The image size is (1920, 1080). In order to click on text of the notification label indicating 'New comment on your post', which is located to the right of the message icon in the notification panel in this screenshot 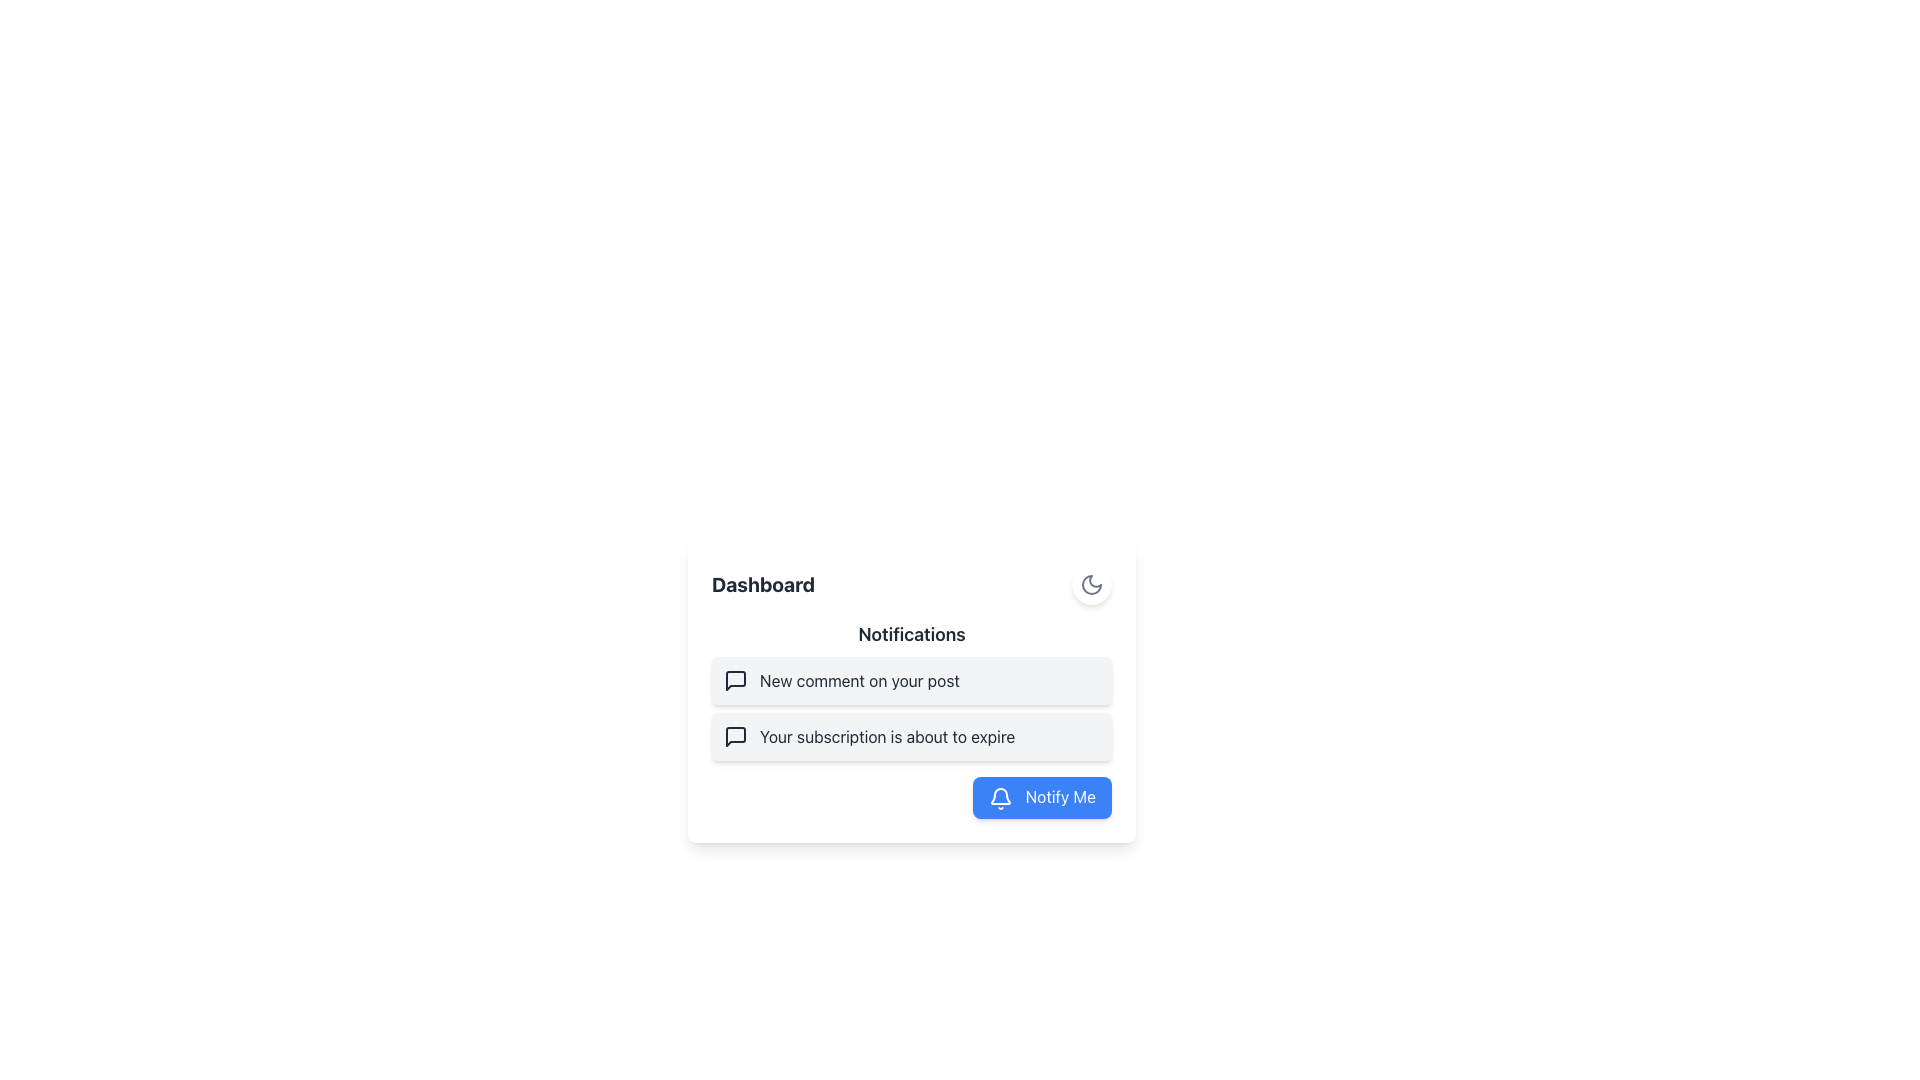, I will do `click(859, 680)`.